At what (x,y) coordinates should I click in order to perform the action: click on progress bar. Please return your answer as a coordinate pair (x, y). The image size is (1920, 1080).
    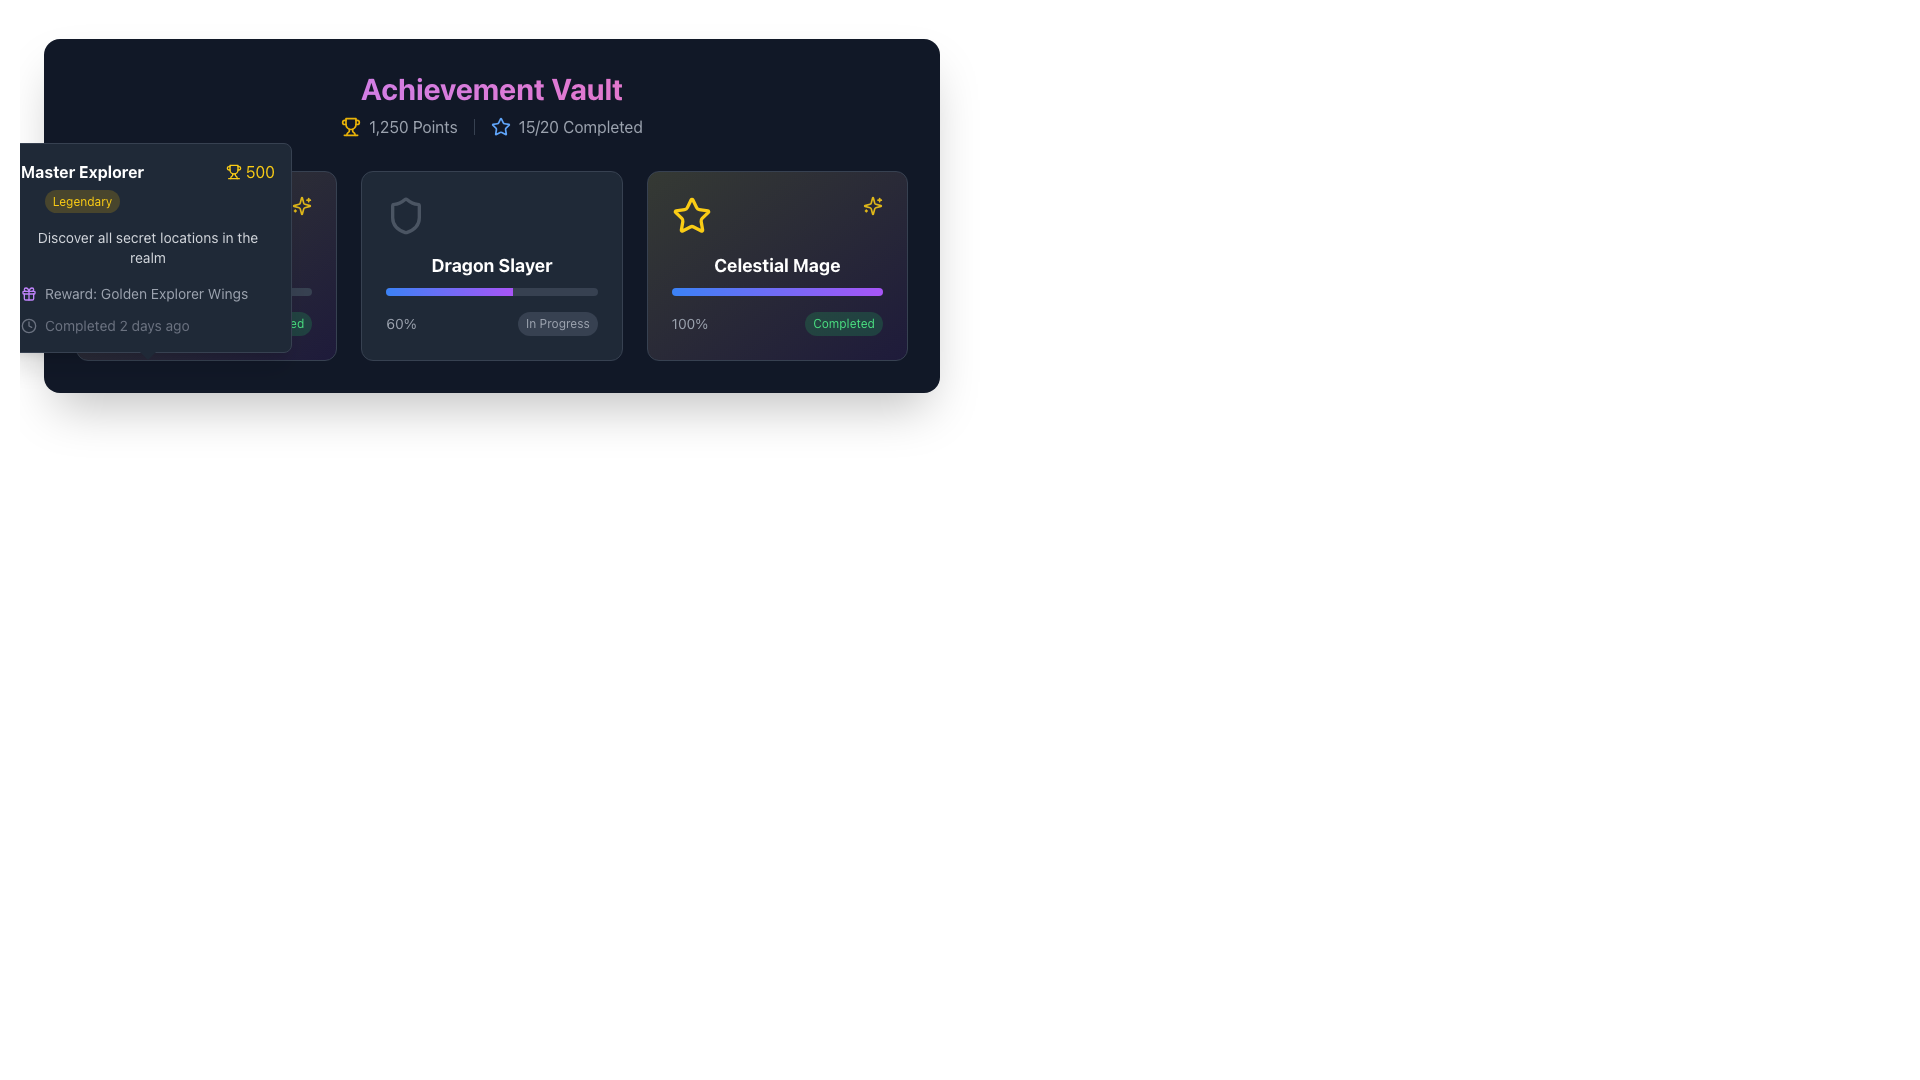
    Looking at the image, I should click on (395, 292).